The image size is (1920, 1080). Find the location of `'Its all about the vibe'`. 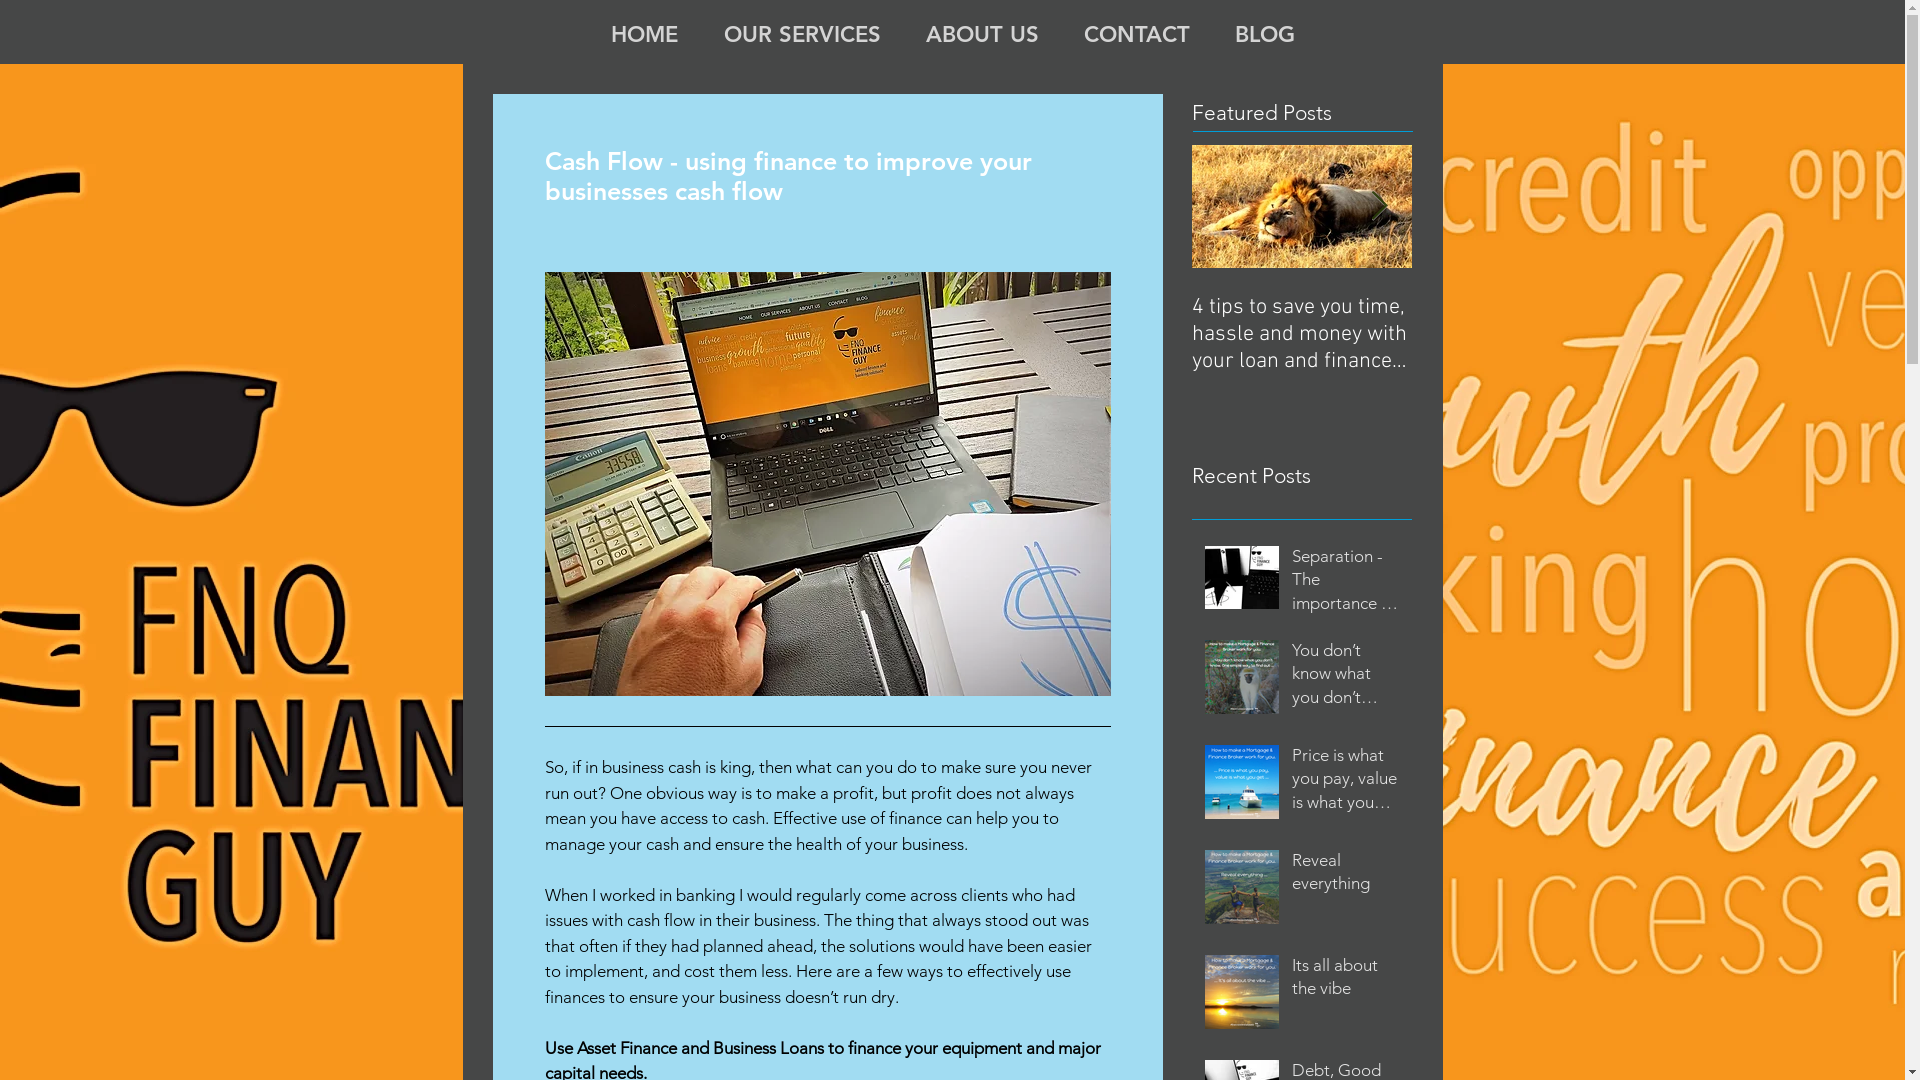

'Its all about the vibe' is located at coordinates (1345, 981).